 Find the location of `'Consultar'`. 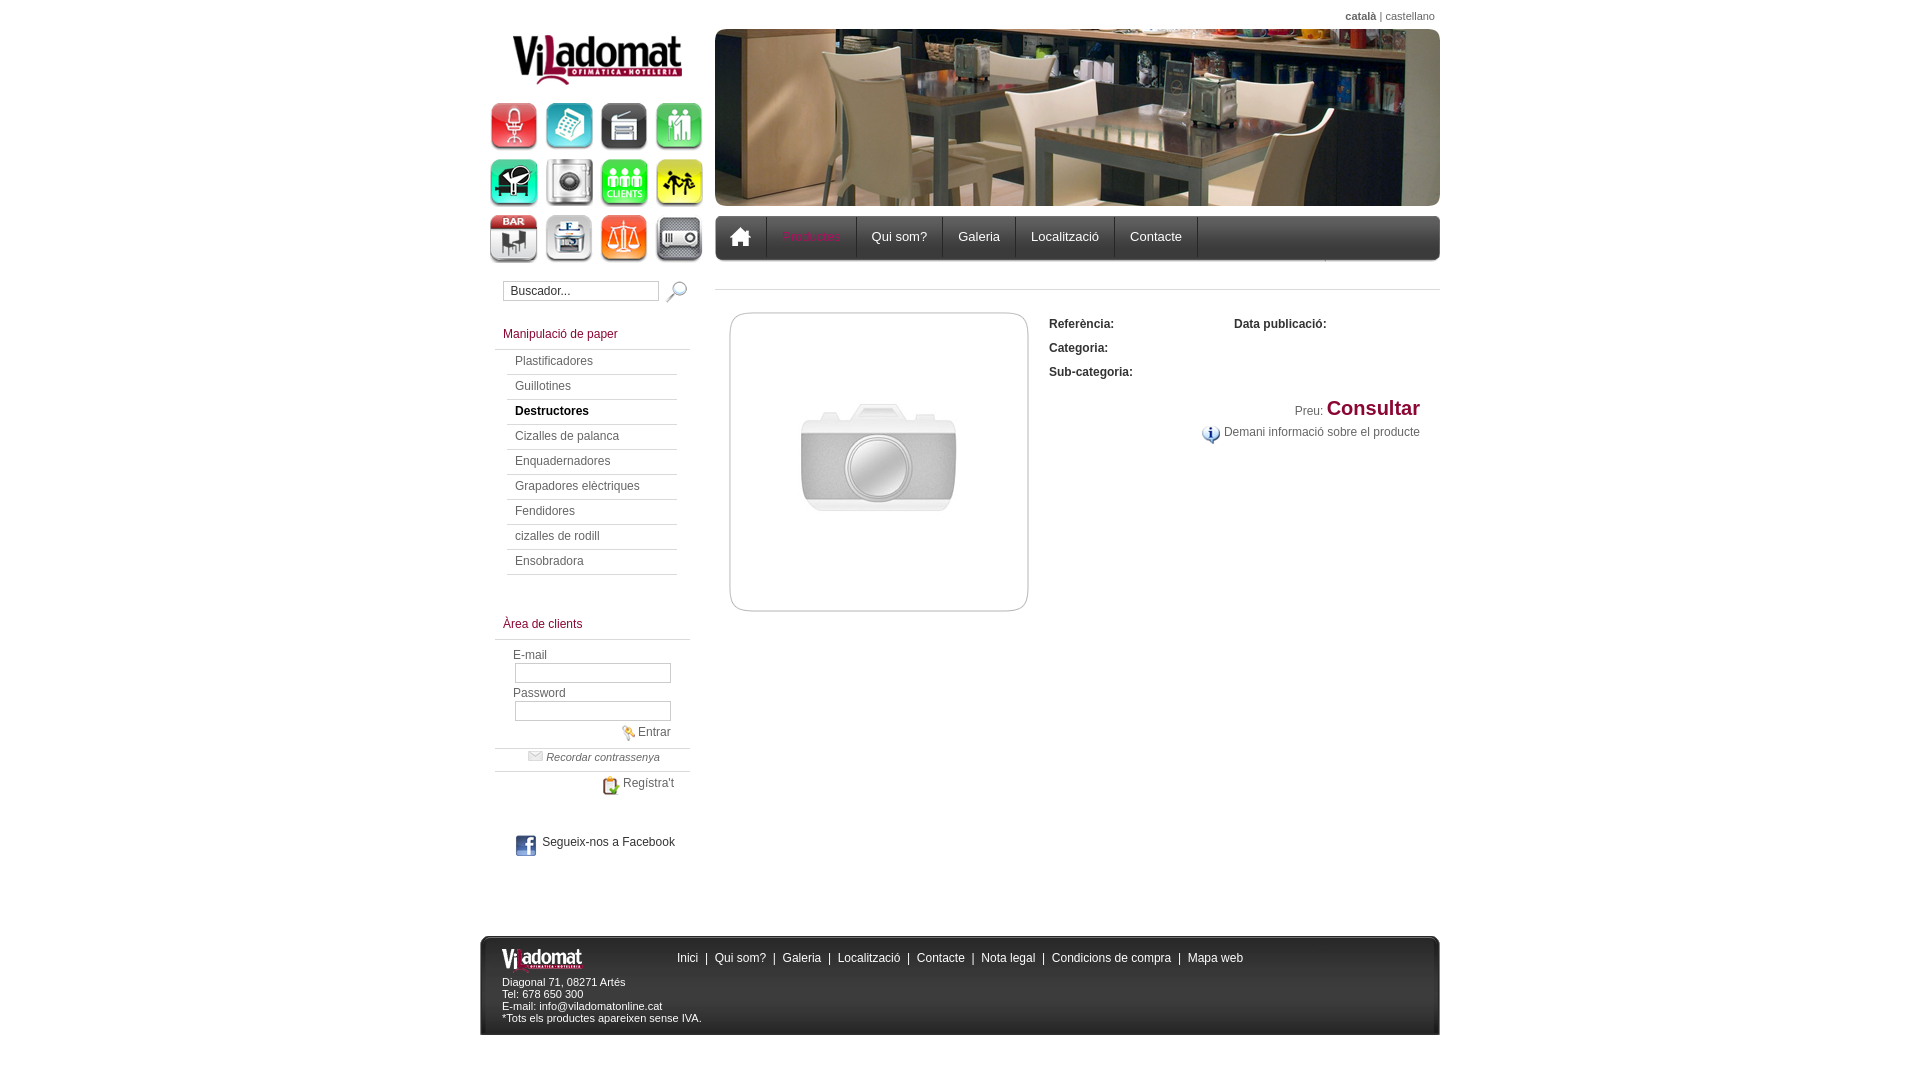

'Consultar' is located at coordinates (1372, 407).